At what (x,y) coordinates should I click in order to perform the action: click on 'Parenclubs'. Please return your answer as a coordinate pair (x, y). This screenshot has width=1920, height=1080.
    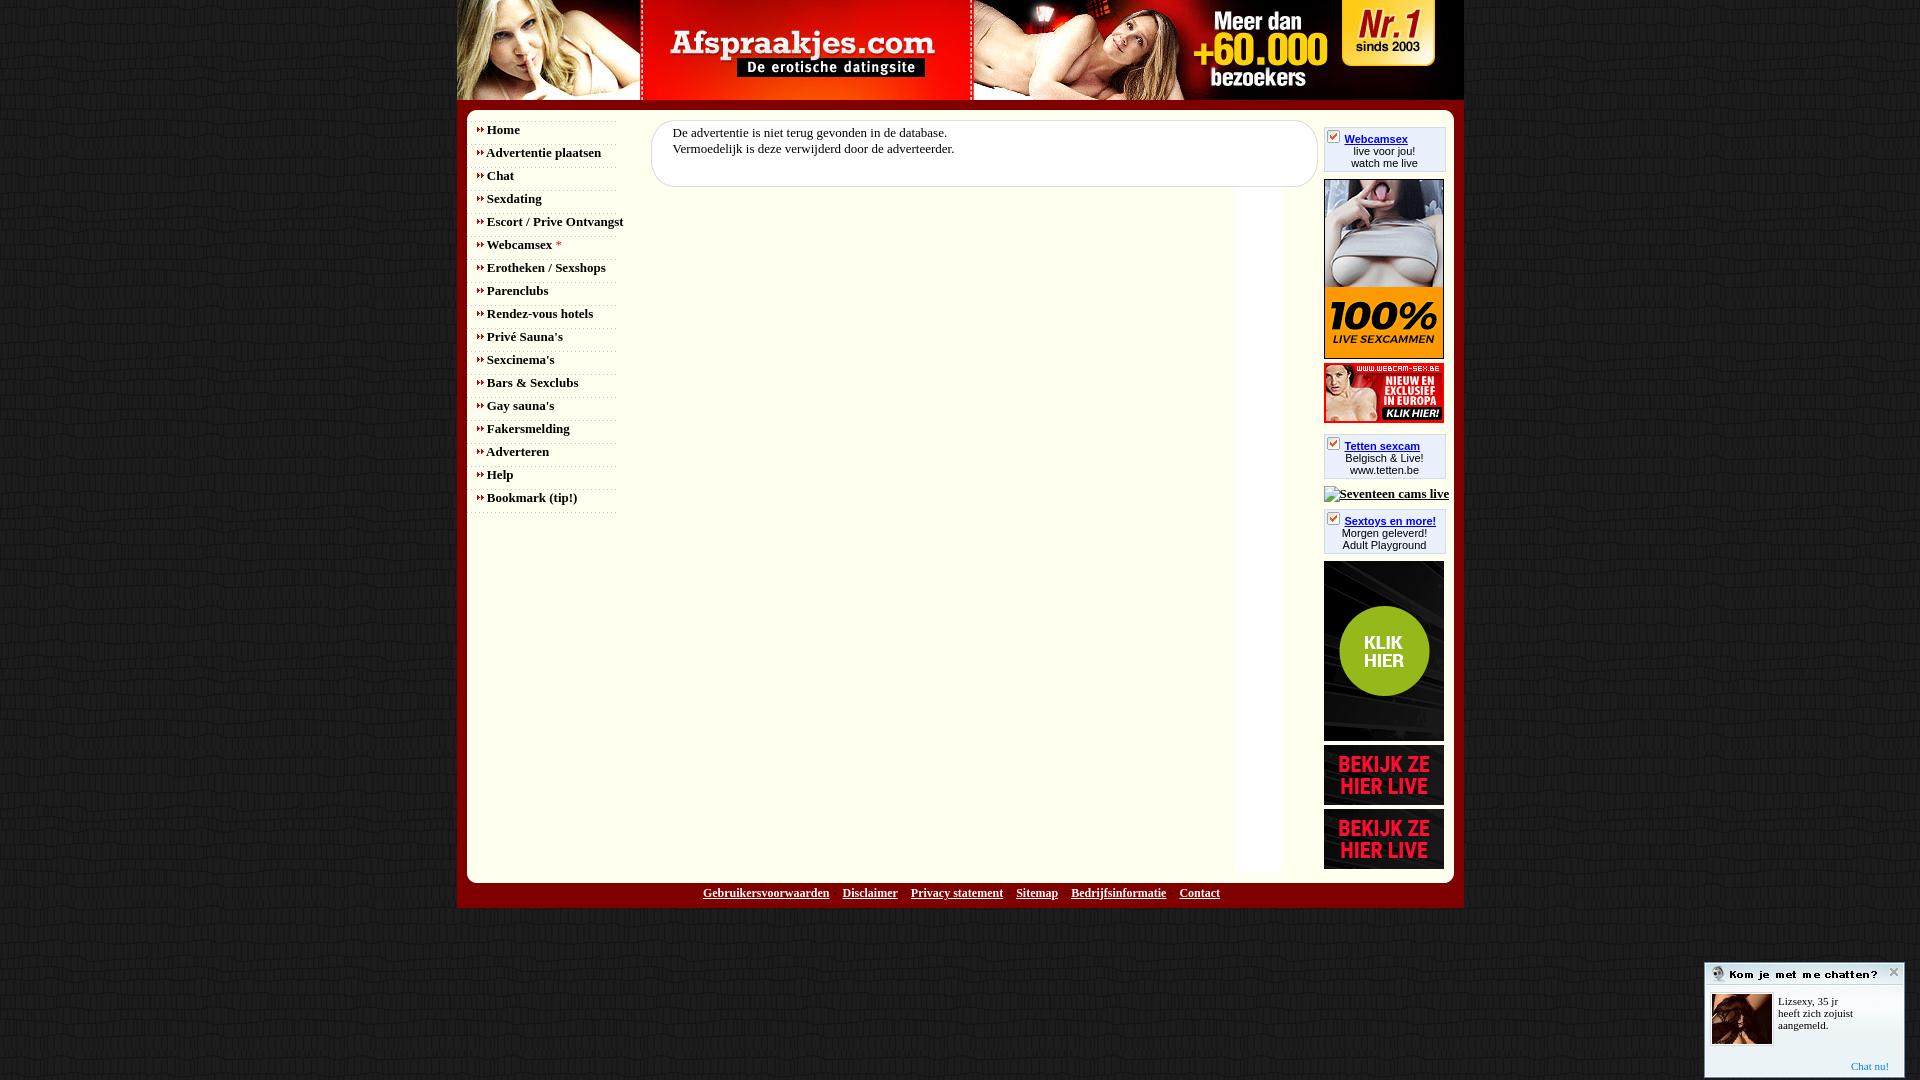
    Looking at the image, I should click on (512, 290).